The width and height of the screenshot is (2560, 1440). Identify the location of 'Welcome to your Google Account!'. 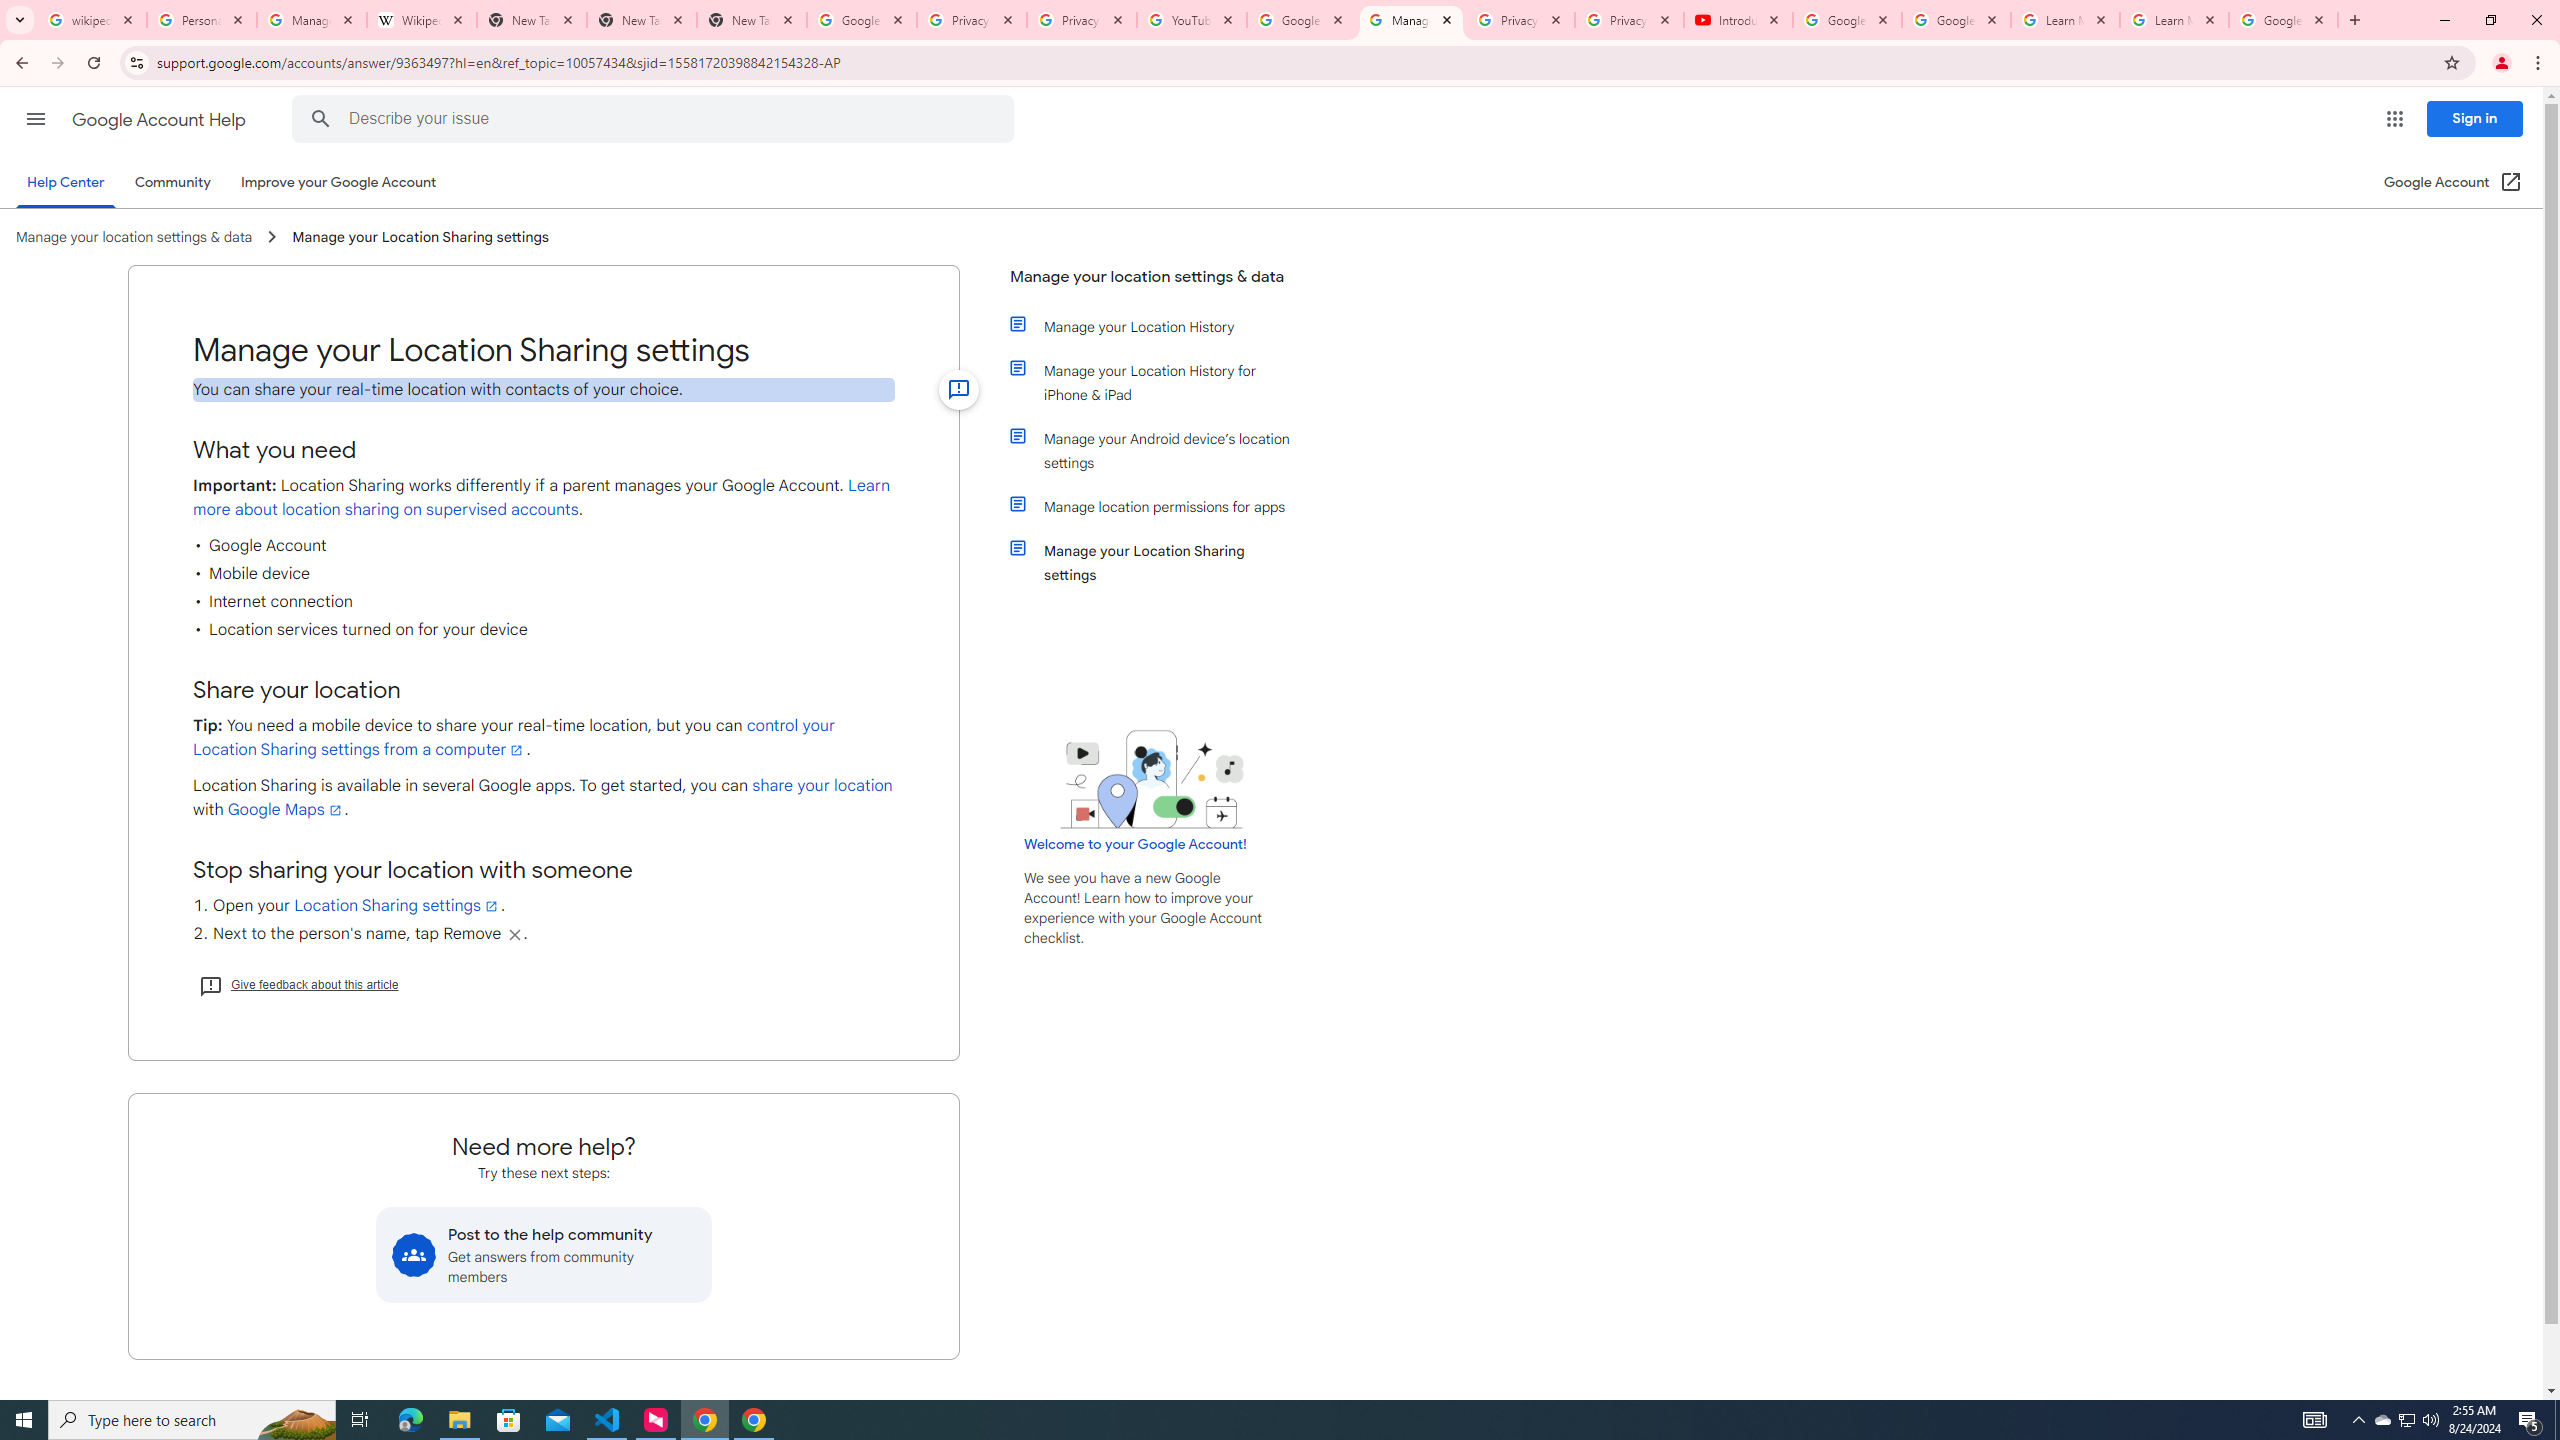
(1134, 842).